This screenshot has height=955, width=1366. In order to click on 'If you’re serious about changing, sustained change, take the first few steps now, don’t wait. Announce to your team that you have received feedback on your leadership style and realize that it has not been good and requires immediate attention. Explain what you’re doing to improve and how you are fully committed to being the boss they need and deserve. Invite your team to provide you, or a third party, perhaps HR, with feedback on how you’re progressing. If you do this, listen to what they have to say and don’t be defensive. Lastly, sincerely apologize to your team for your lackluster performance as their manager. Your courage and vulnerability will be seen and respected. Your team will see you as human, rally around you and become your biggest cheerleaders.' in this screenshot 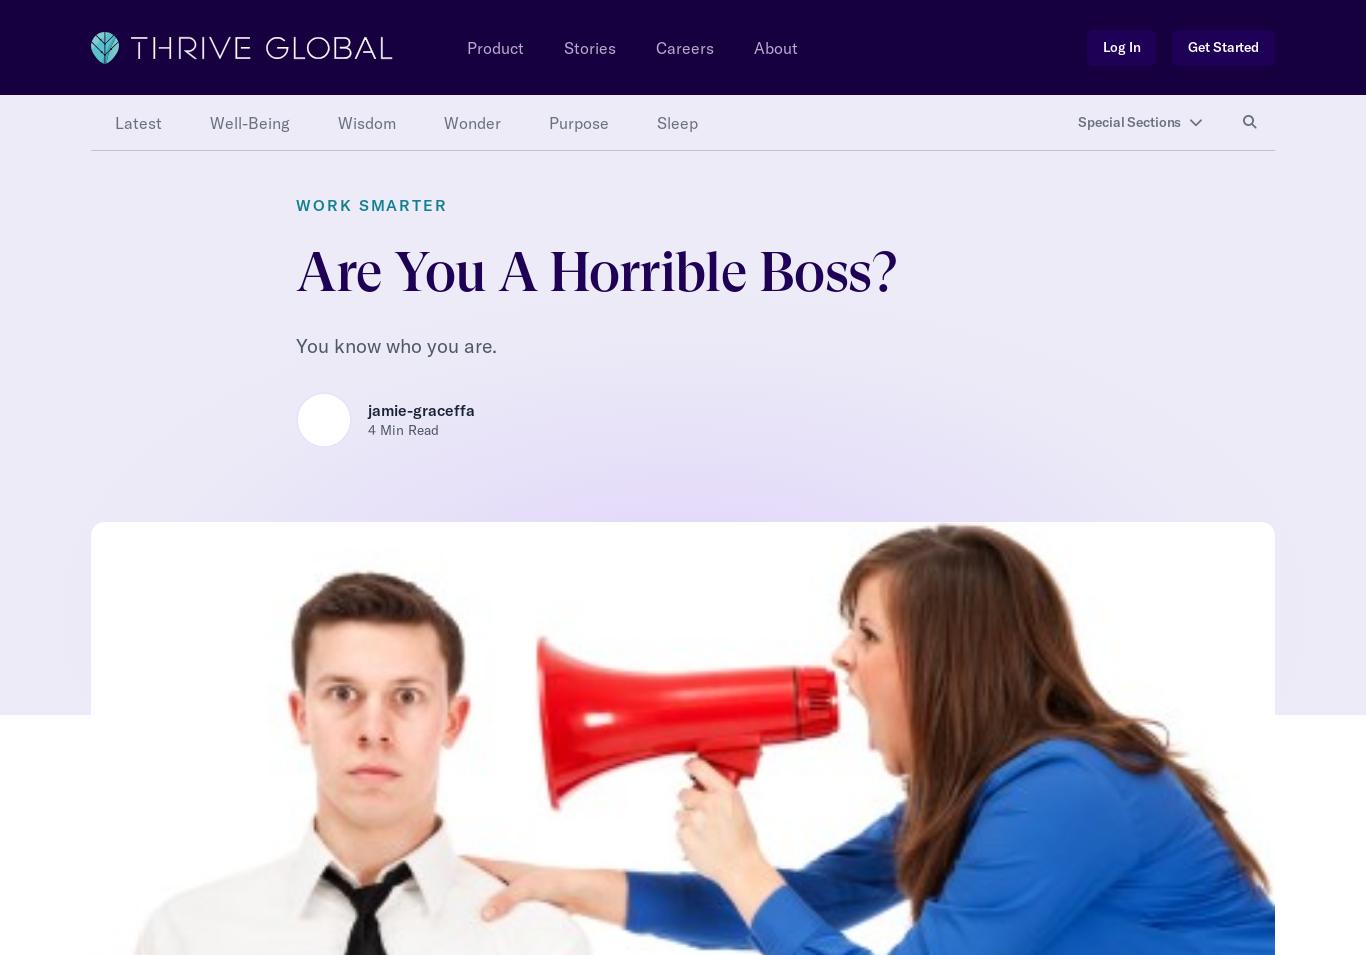, I will do `click(677, 663)`.